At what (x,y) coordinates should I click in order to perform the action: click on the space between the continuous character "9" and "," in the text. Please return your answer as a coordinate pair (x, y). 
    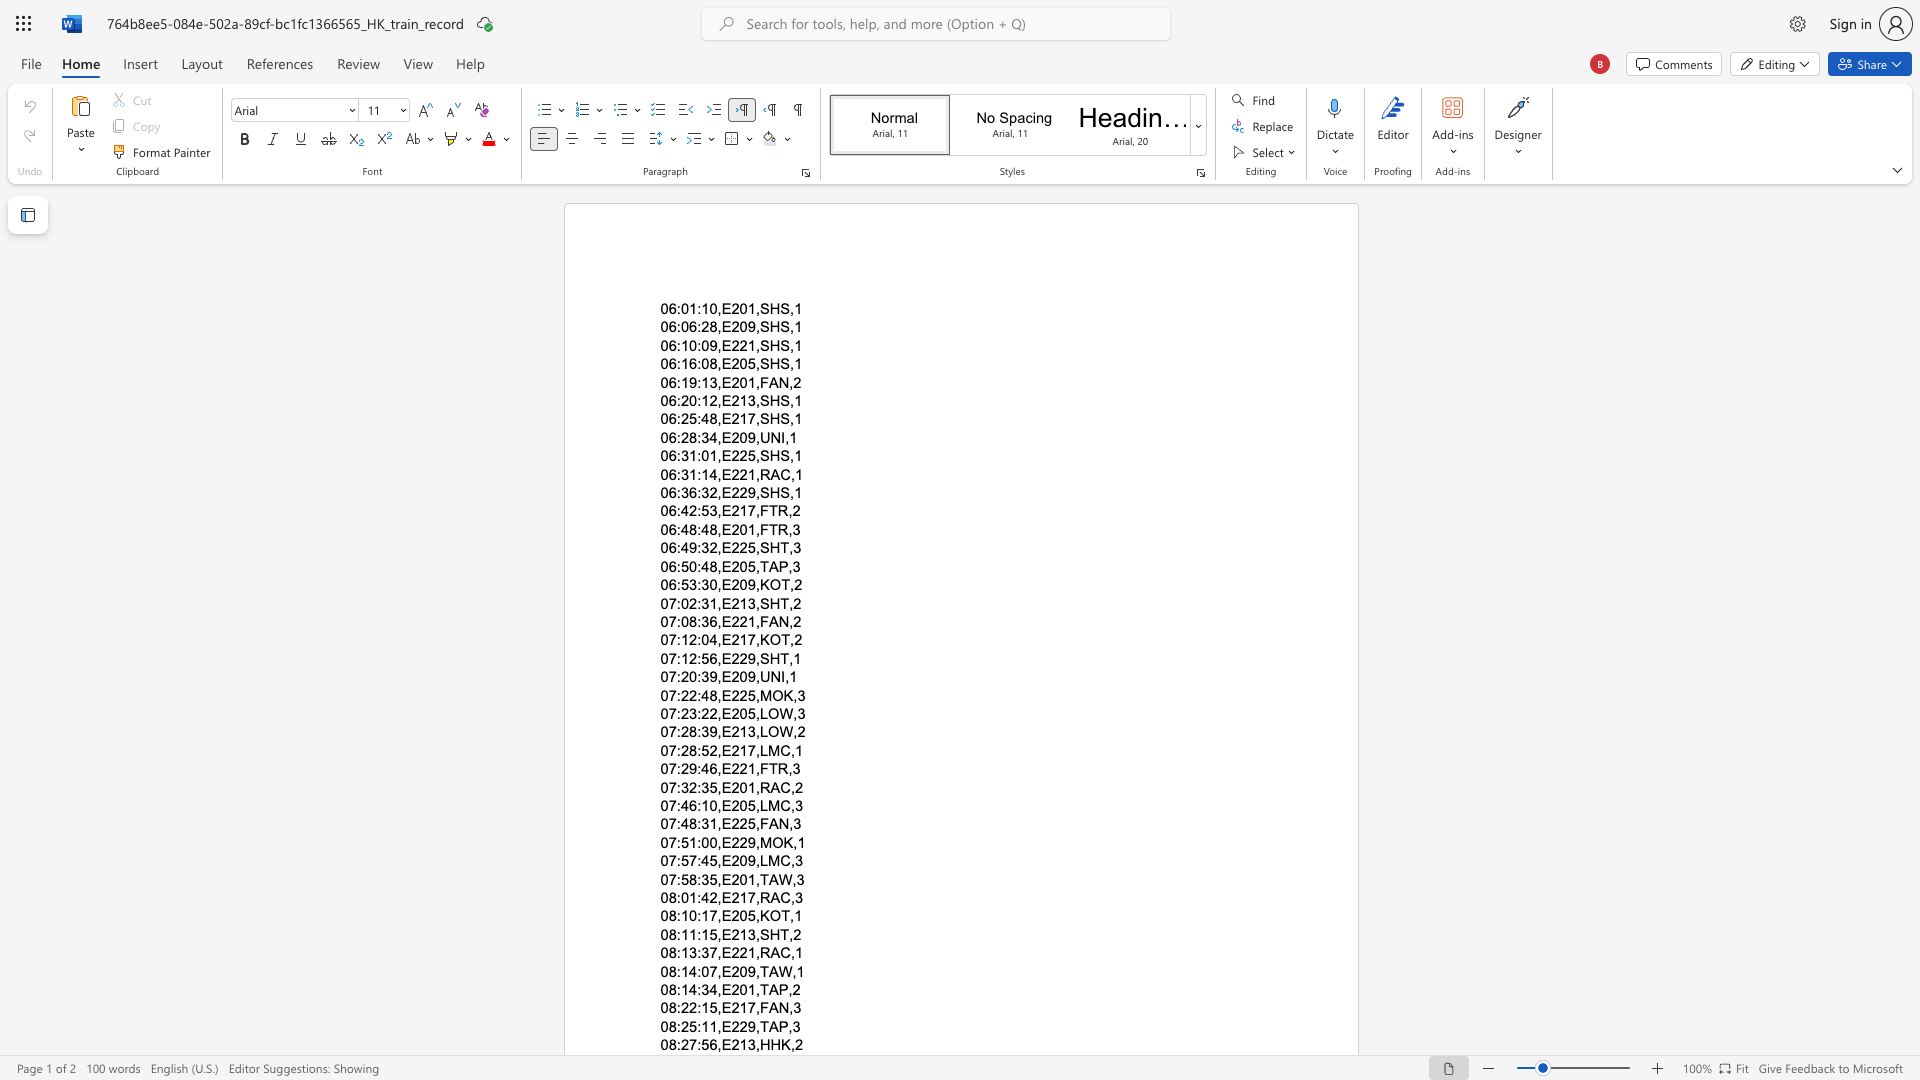
    Looking at the image, I should click on (716, 732).